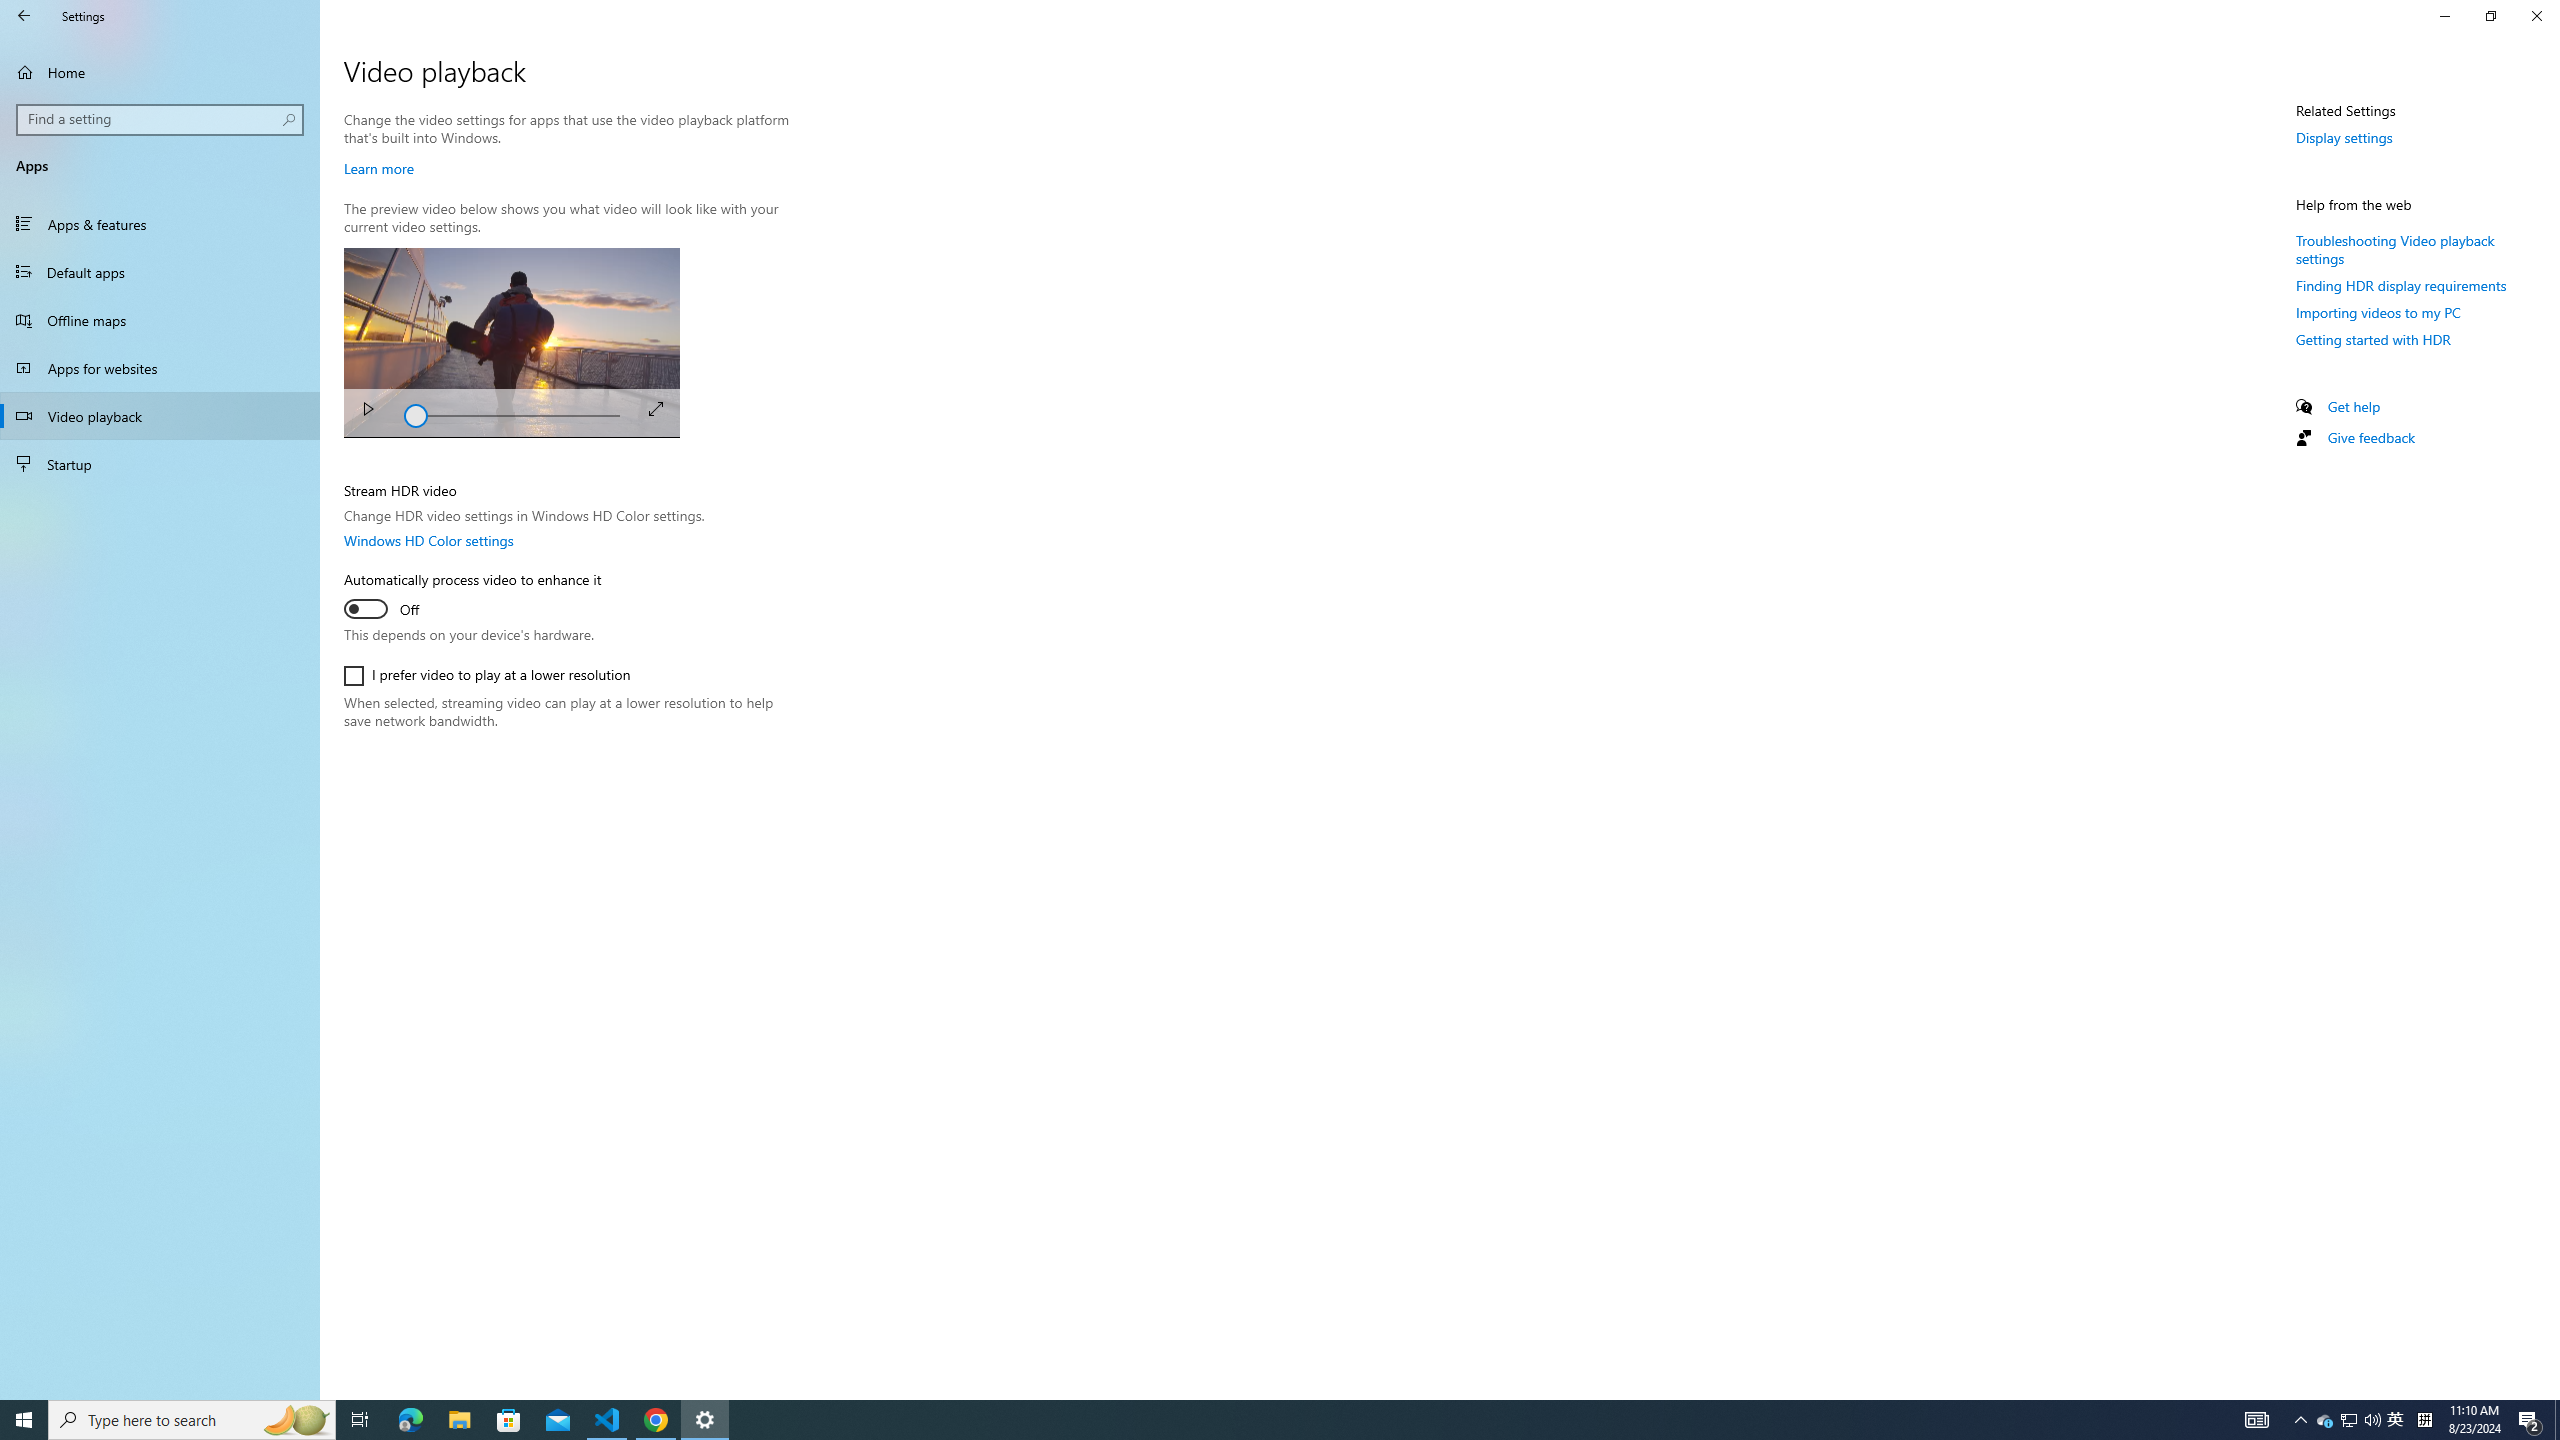 The height and width of the screenshot is (1440, 2560). I want to click on 'Apps for websites', so click(159, 367).